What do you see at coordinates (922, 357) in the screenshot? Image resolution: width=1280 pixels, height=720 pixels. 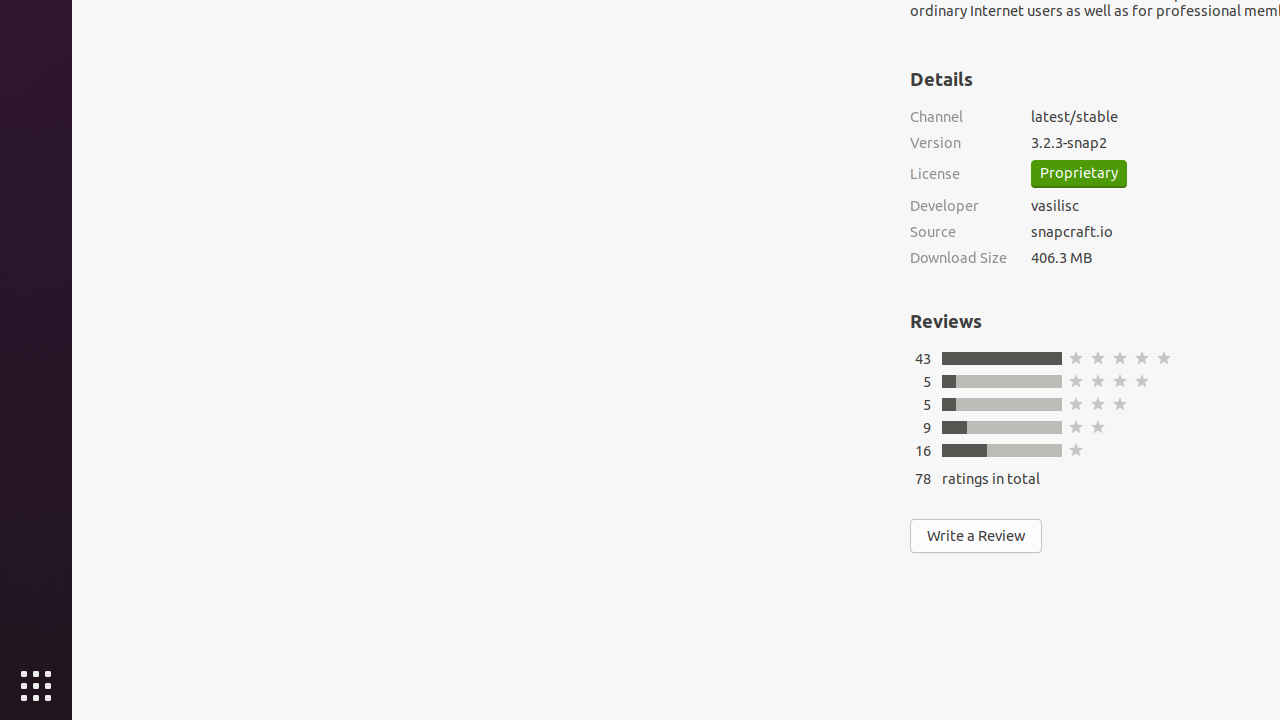 I see `'43'` at bounding box center [922, 357].